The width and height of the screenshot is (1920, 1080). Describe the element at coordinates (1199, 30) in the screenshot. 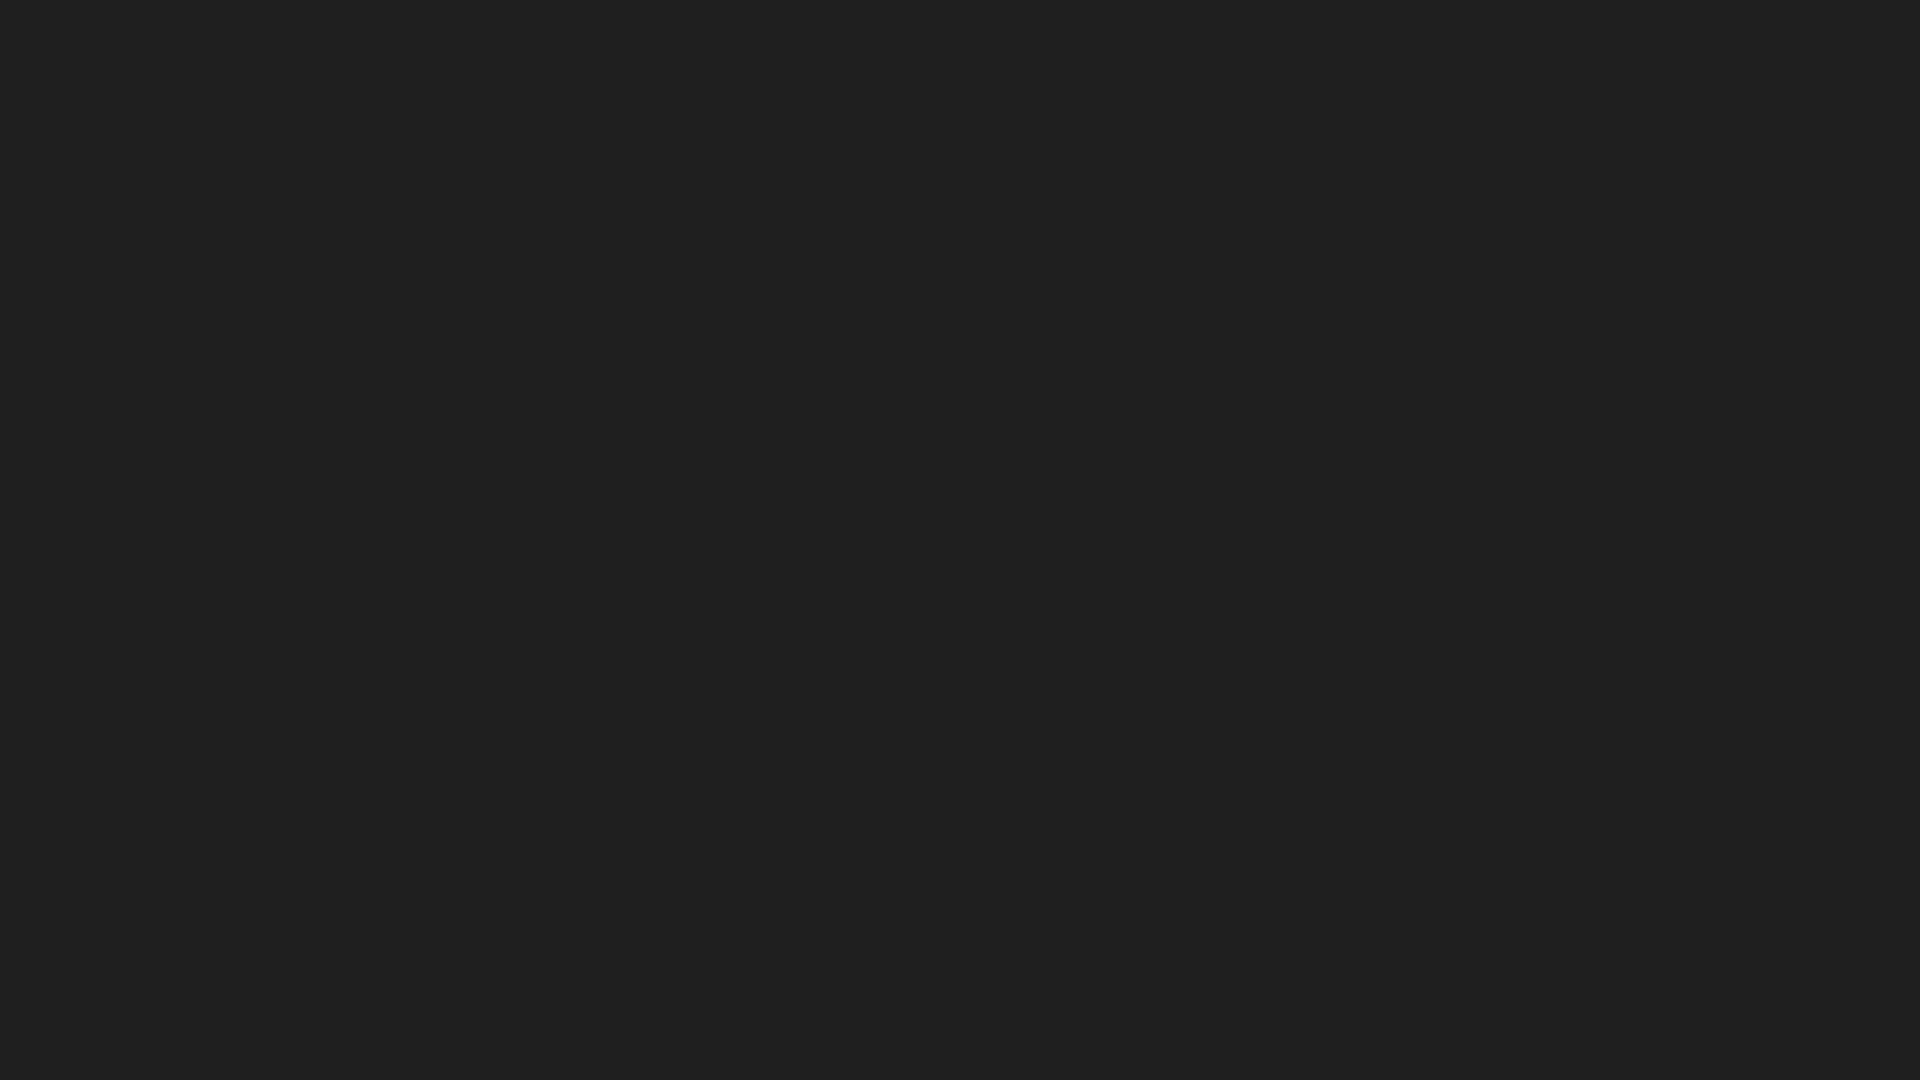

I see `Settings` at that location.